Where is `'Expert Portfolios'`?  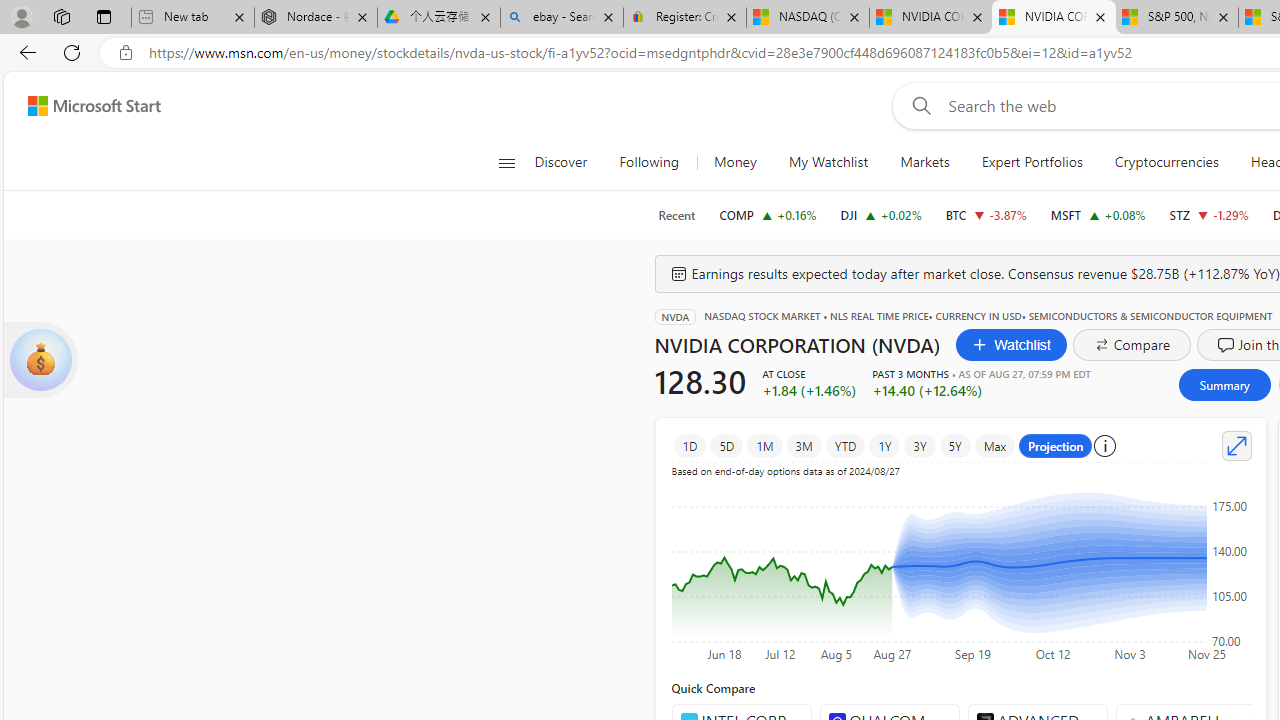
'Expert Portfolios' is located at coordinates (1032, 162).